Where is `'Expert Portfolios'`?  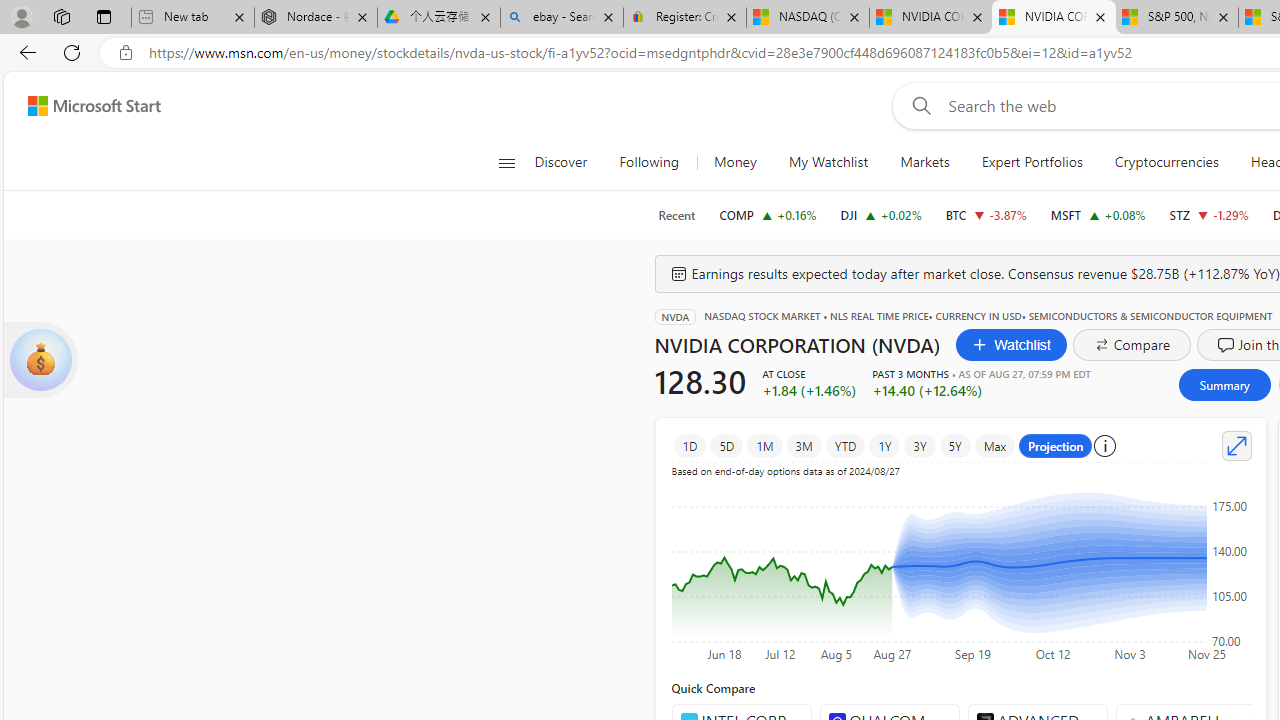
'Expert Portfolios' is located at coordinates (1032, 162).